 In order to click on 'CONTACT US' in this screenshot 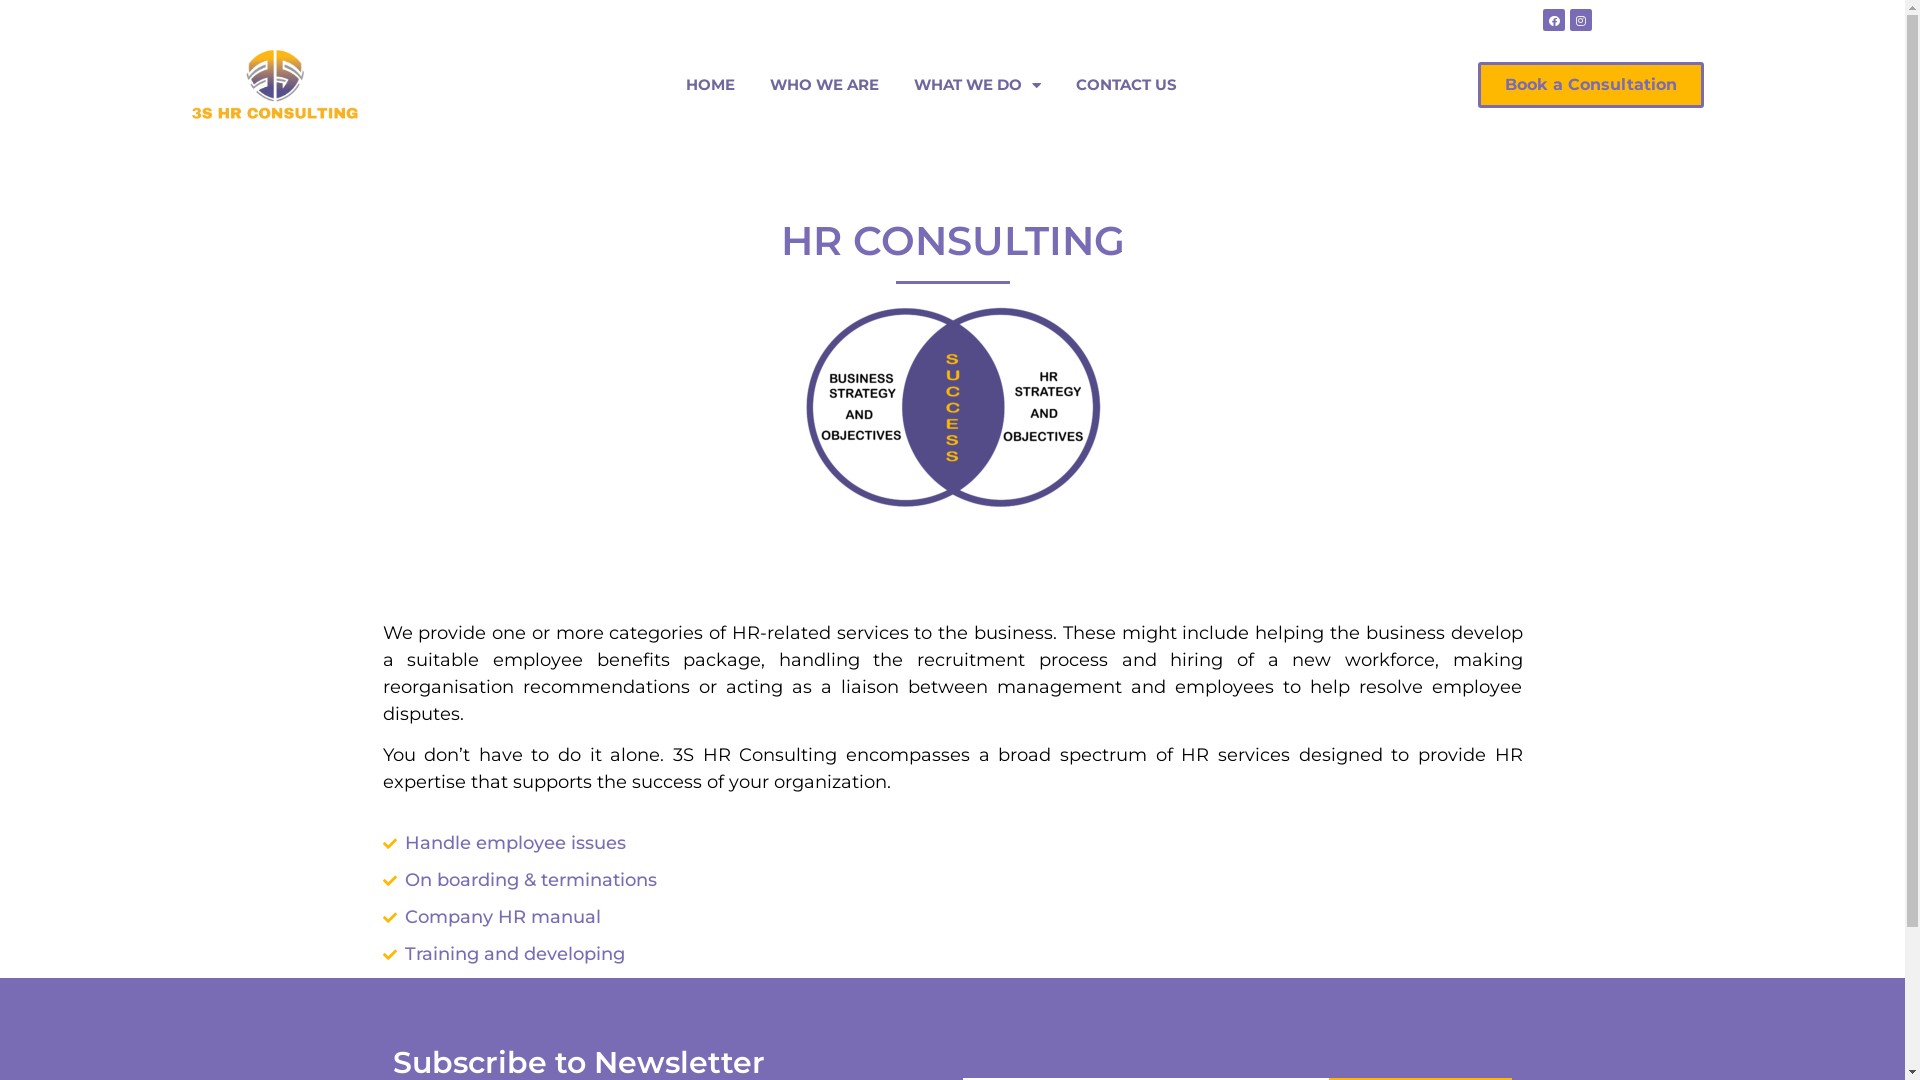, I will do `click(1126, 83)`.